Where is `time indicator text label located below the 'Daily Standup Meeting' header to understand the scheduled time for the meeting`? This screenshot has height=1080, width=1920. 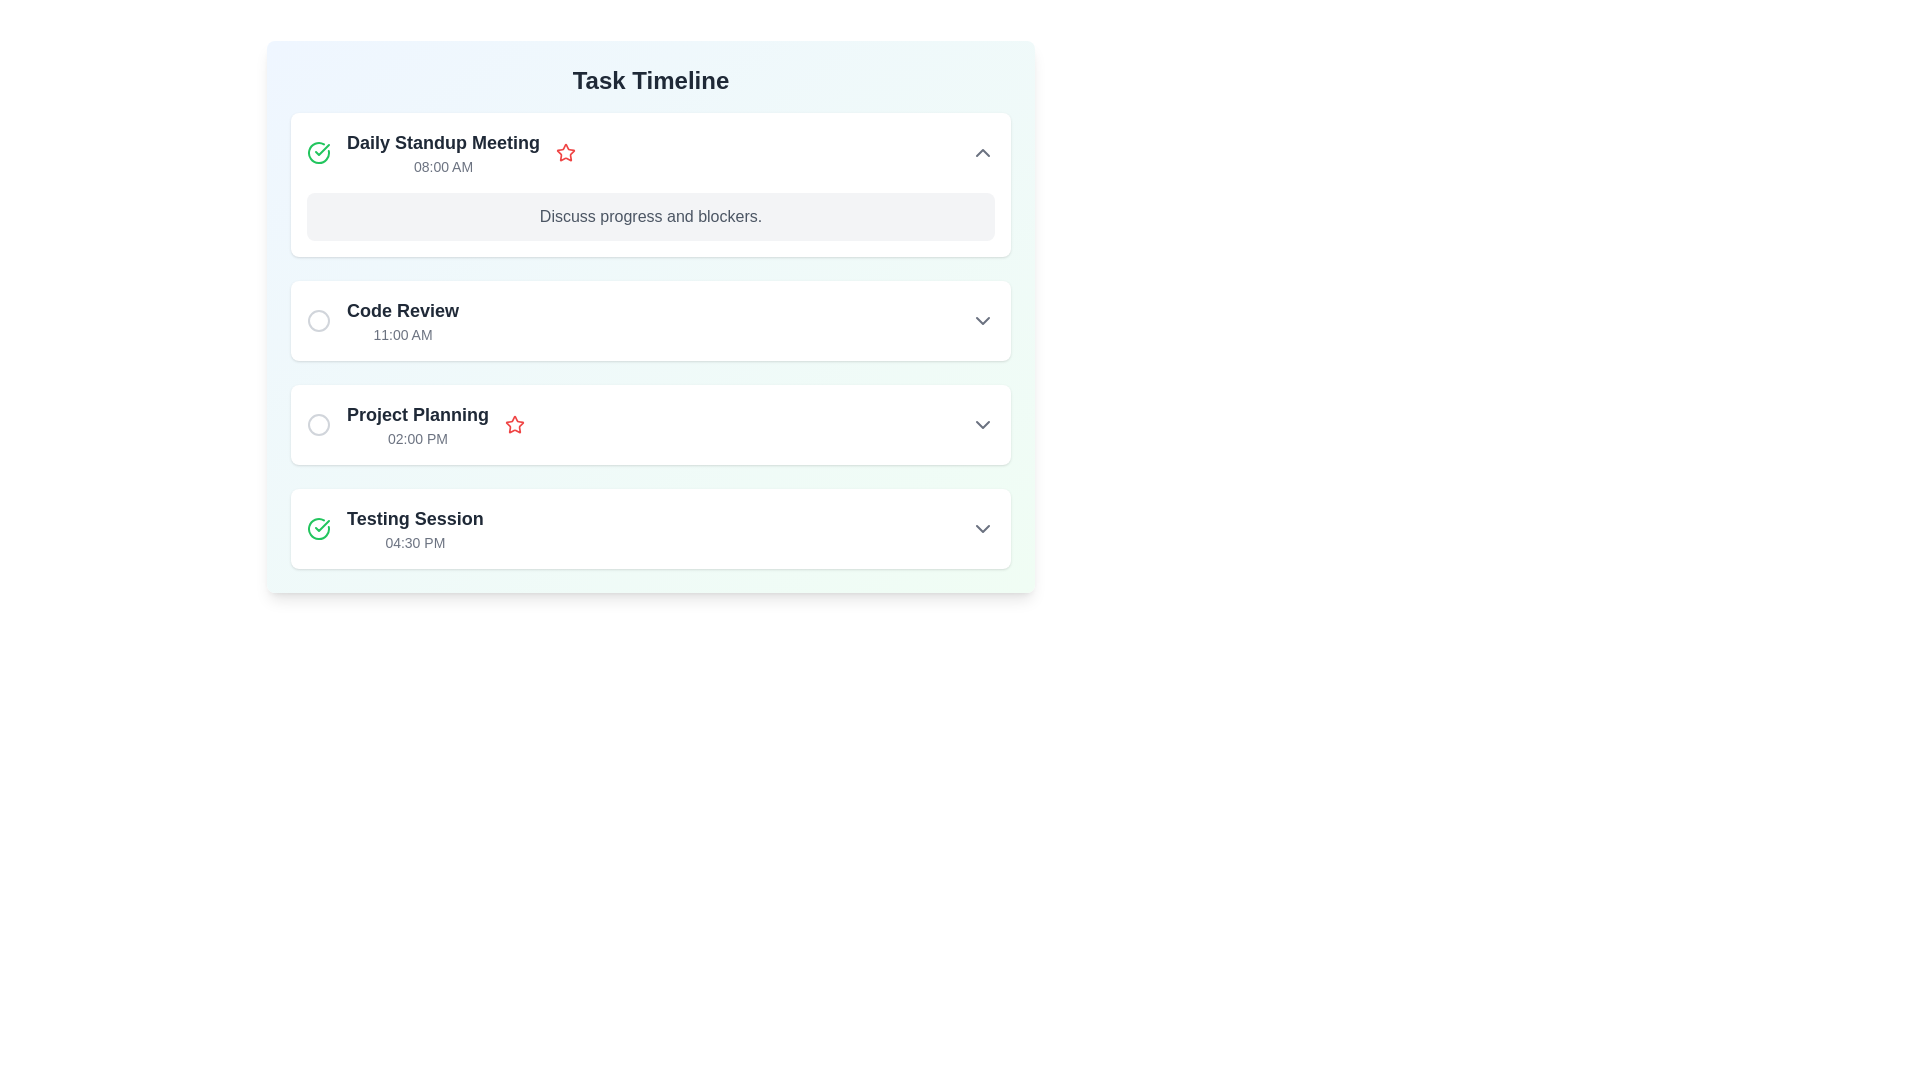 time indicator text label located below the 'Daily Standup Meeting' header to understand the scheduled time for the meeting is located at coordinates (442, 165).